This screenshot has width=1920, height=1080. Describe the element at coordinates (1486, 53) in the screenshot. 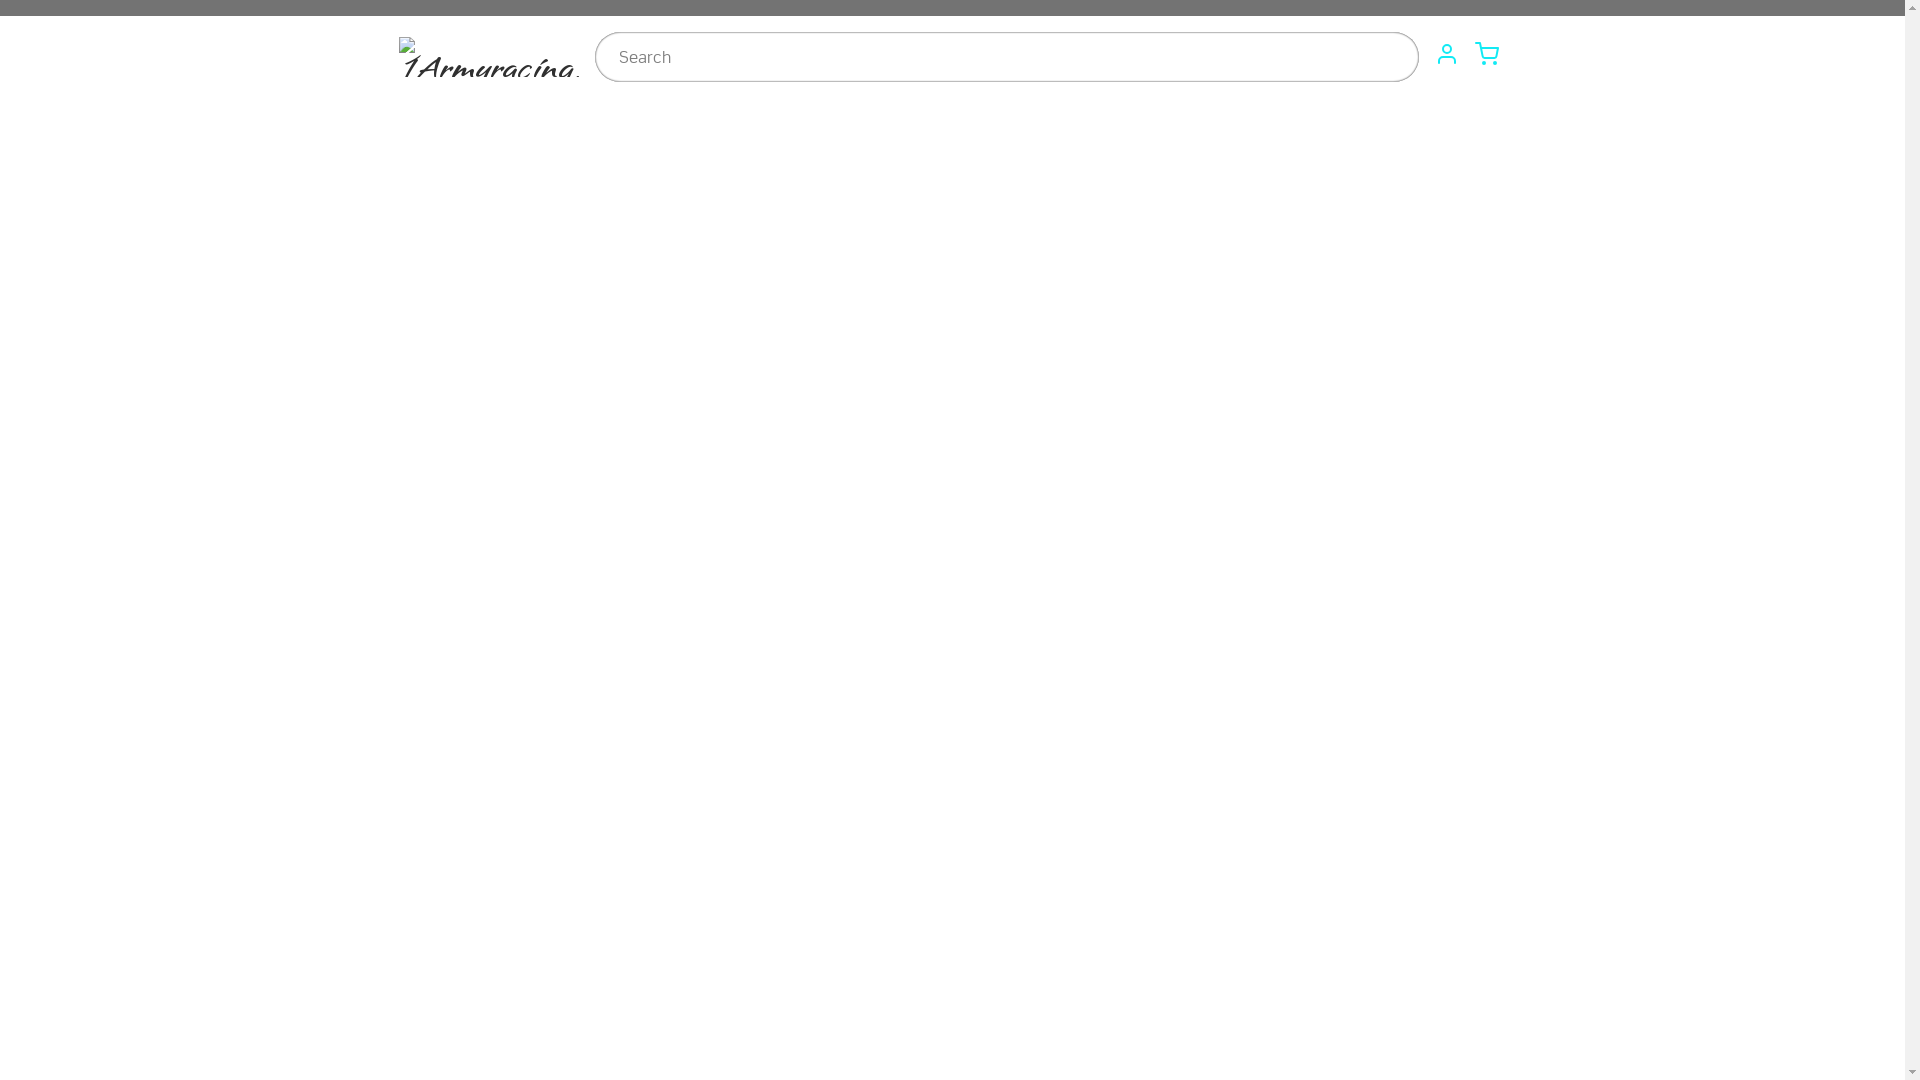

I see `'Cart'` at that location.